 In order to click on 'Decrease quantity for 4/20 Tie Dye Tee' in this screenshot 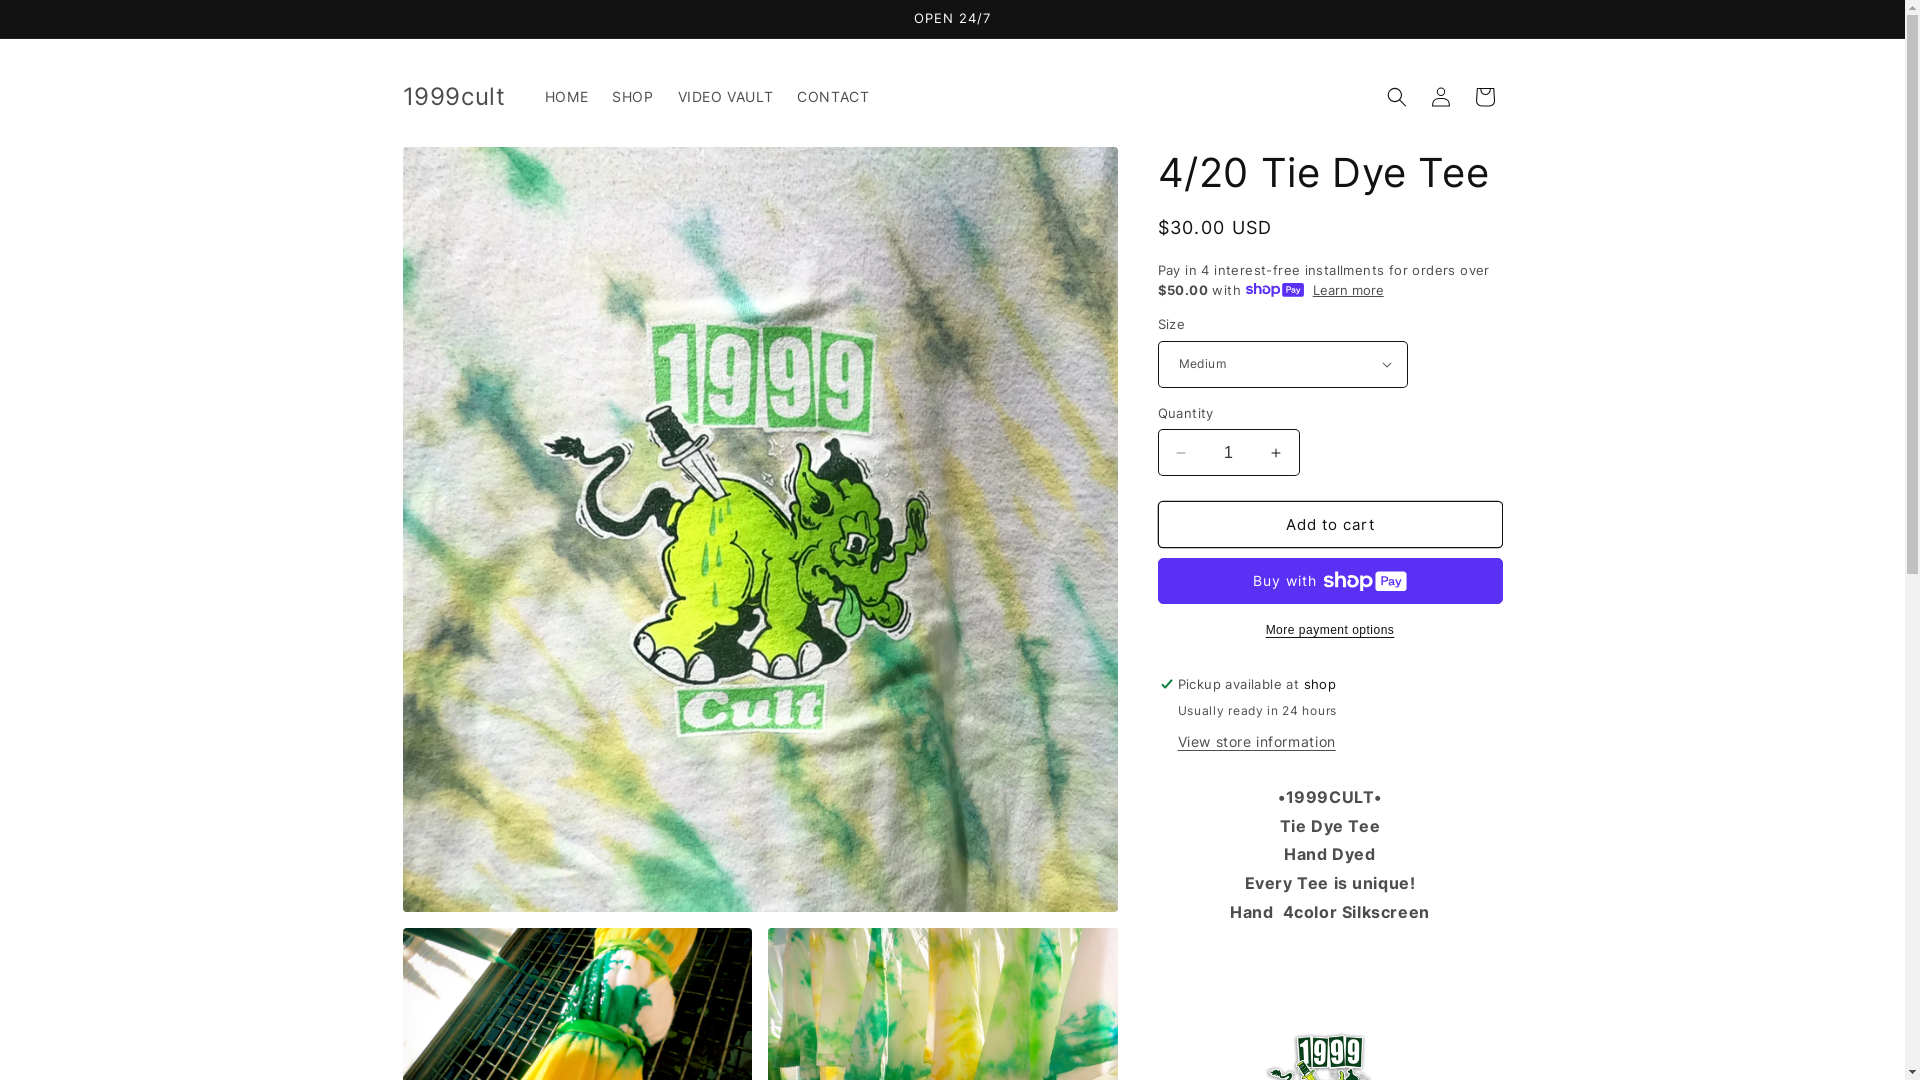, I will do `click(1180, 452)`.